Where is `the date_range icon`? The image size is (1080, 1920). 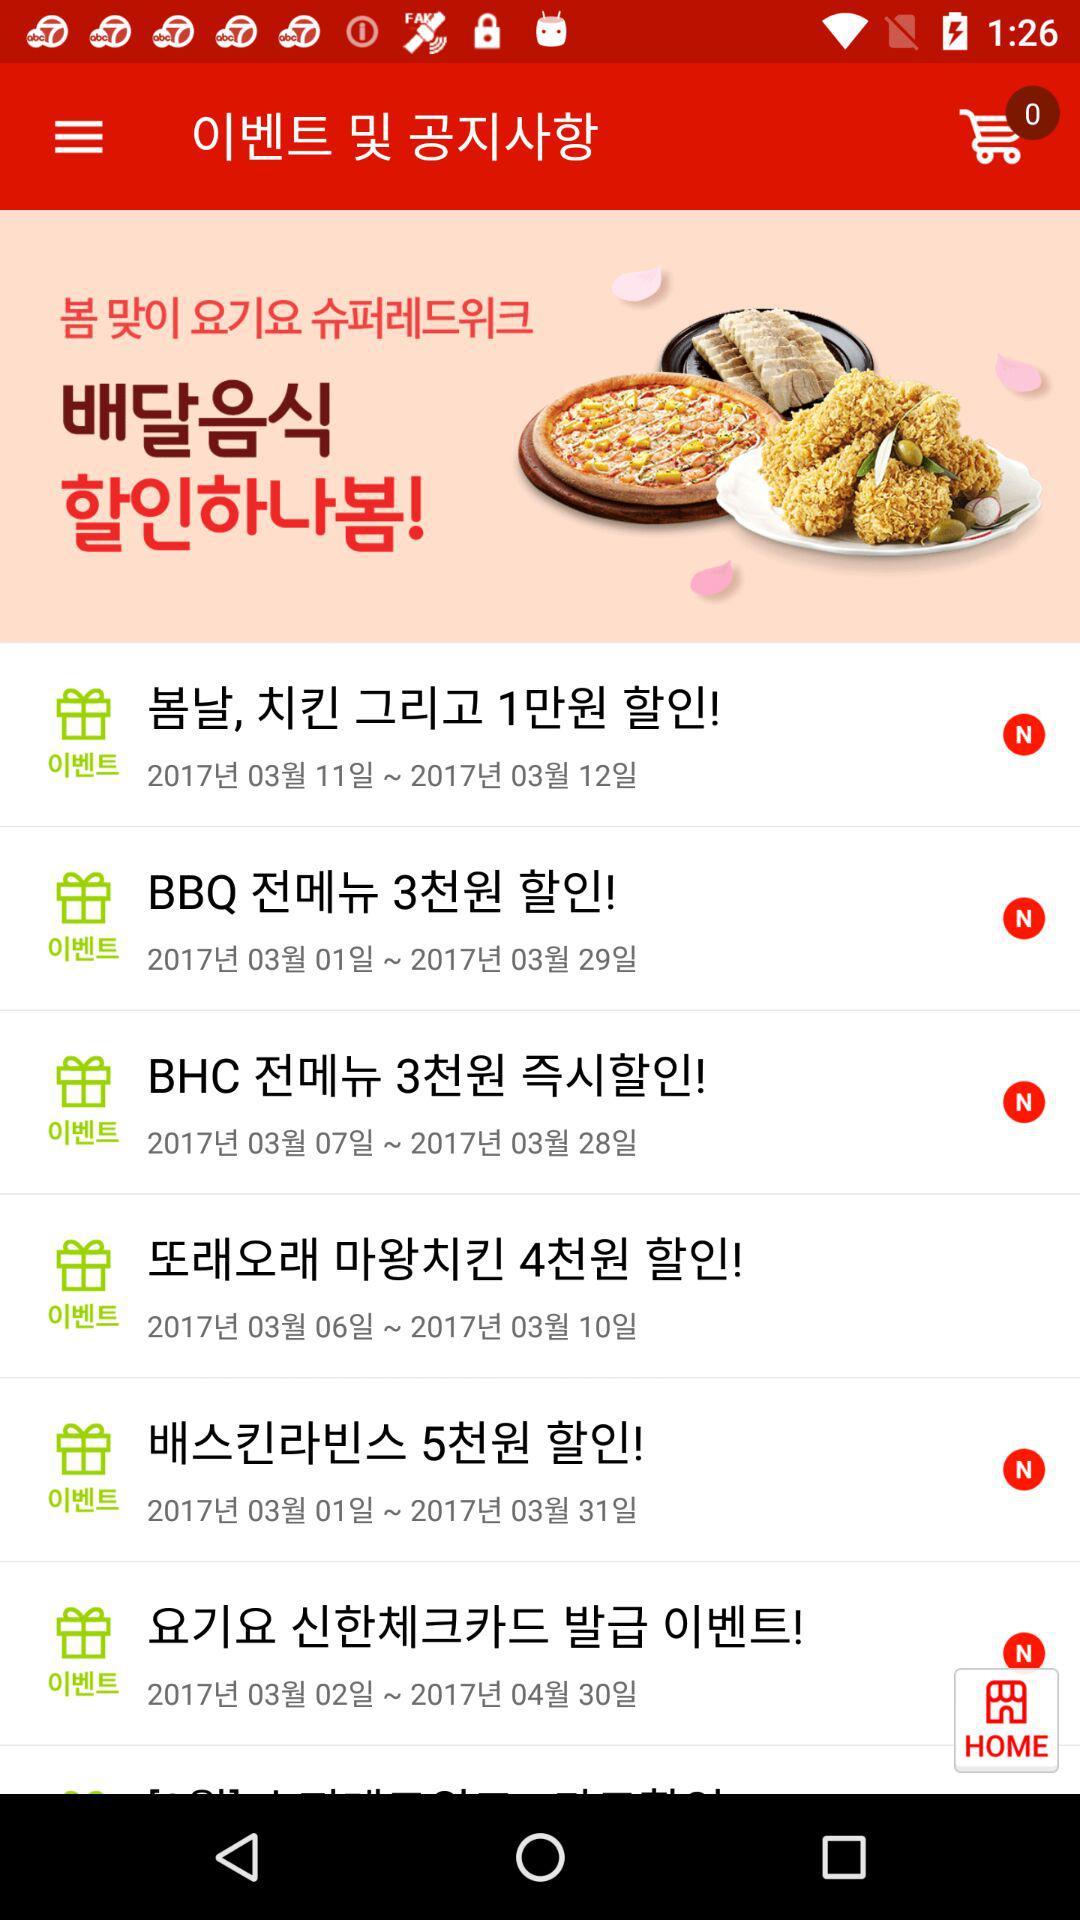 the date_range icon is located at coordinates (1017, 1730).